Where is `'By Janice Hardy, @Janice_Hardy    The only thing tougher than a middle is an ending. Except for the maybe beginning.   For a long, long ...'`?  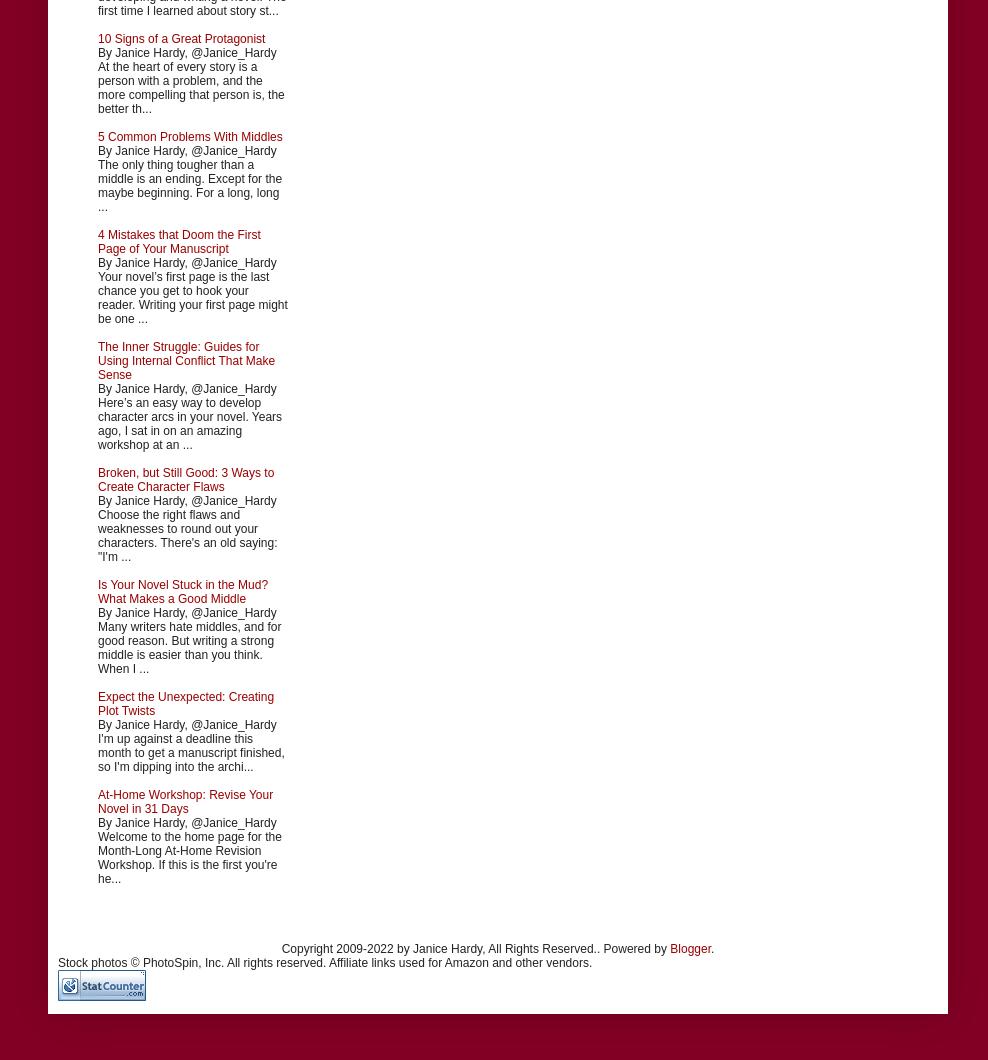 'By Janice Hardy, @Janice_Hardy    The only thing tougher than a middle is an ending. Except for the maybe beginning.   For a long, long ...' is located at coordinates (189, 176).